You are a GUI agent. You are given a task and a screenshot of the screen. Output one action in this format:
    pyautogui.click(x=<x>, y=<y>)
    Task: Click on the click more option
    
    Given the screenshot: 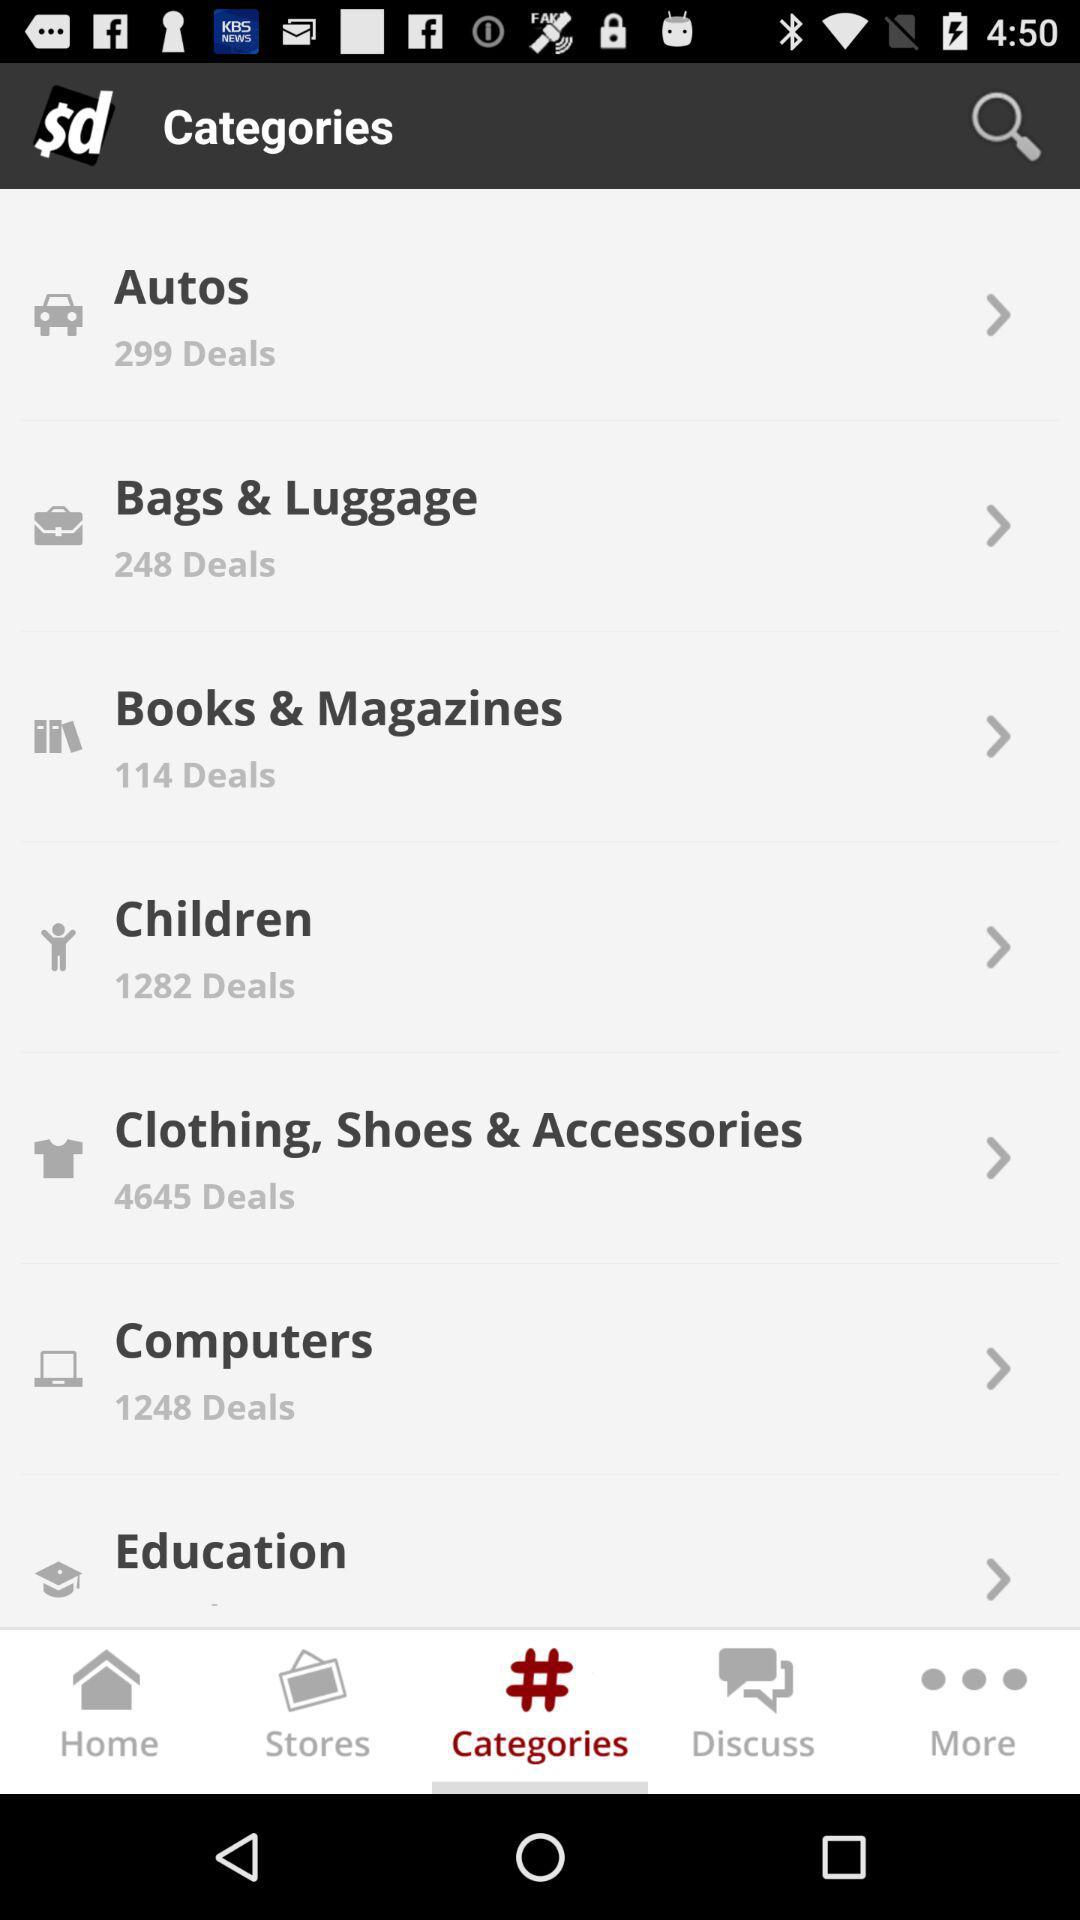 What is the action you would take?
    pyautogui.click(x=970, y=1714)
    